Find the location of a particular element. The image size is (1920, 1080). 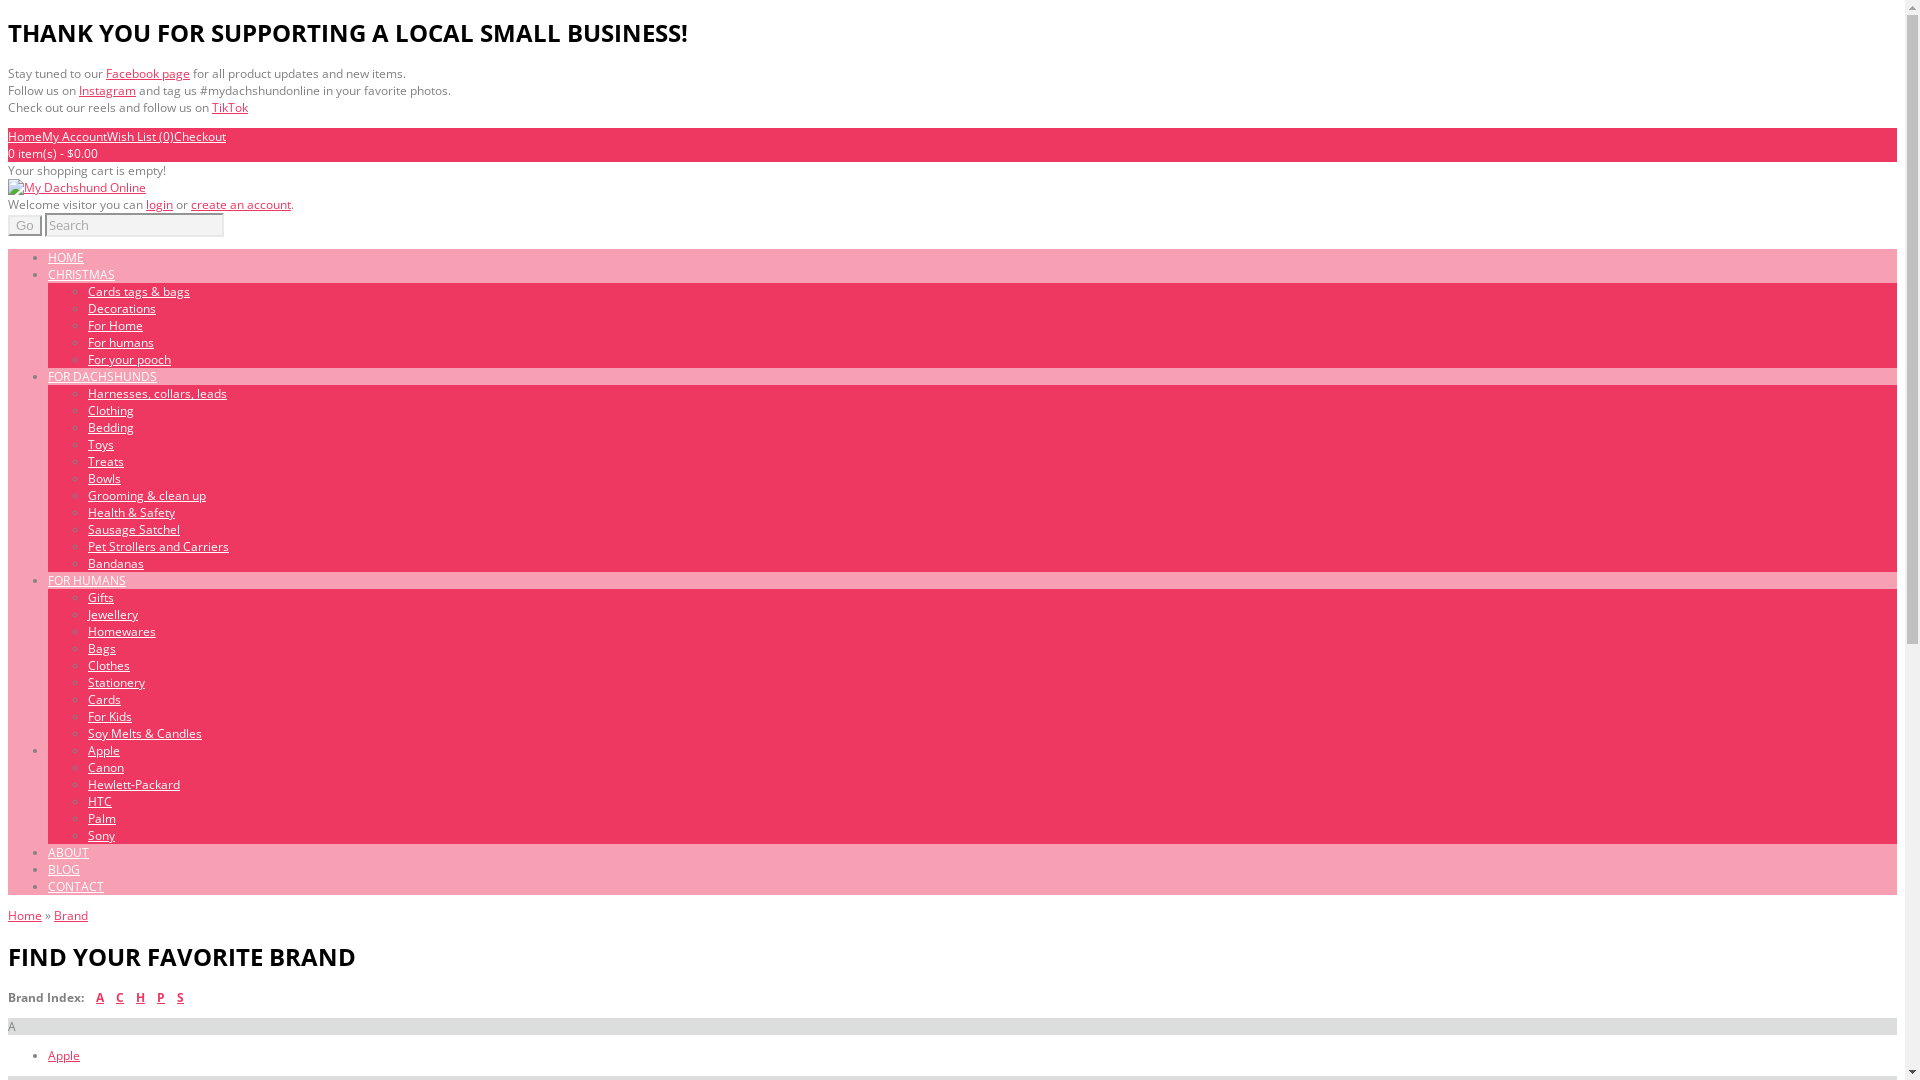

'HOME' is located at coordinates (66, 256).